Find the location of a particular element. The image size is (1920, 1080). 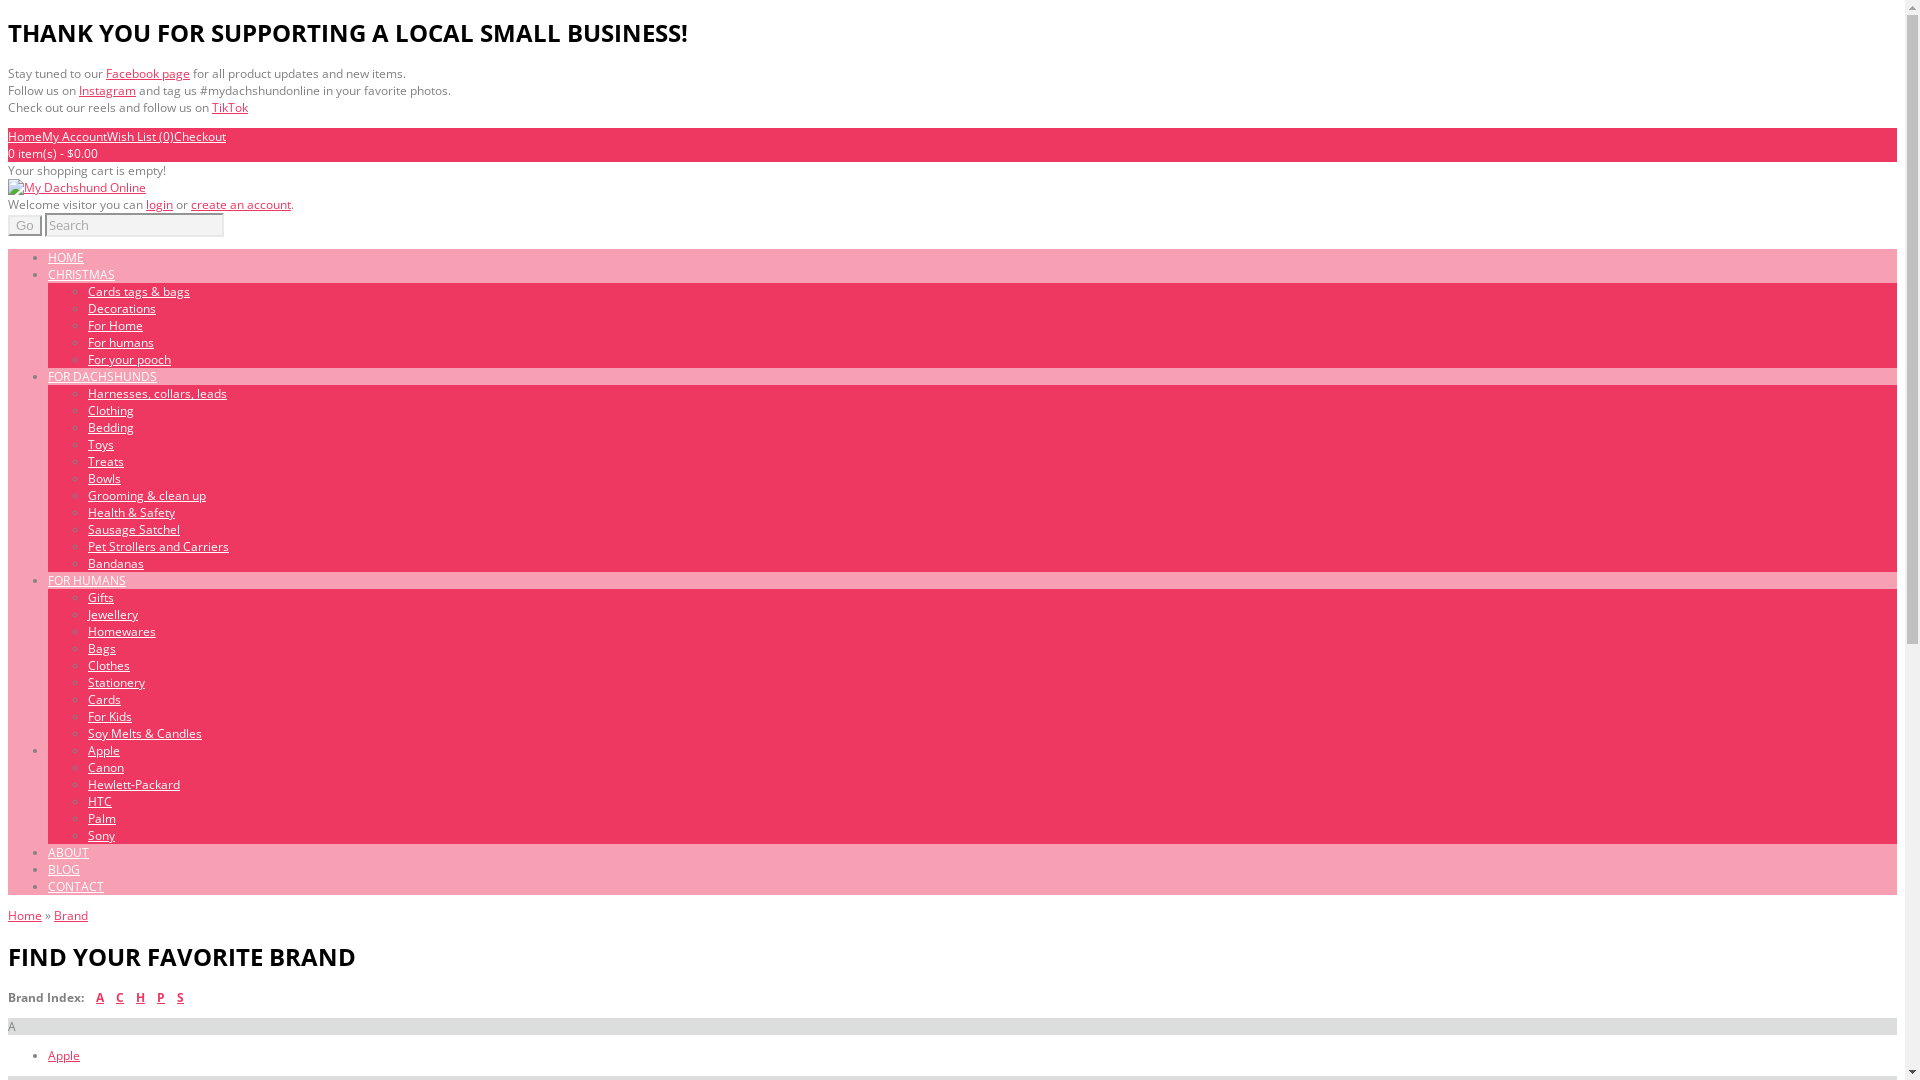

'HOME' is located at coordinates (66, 256).